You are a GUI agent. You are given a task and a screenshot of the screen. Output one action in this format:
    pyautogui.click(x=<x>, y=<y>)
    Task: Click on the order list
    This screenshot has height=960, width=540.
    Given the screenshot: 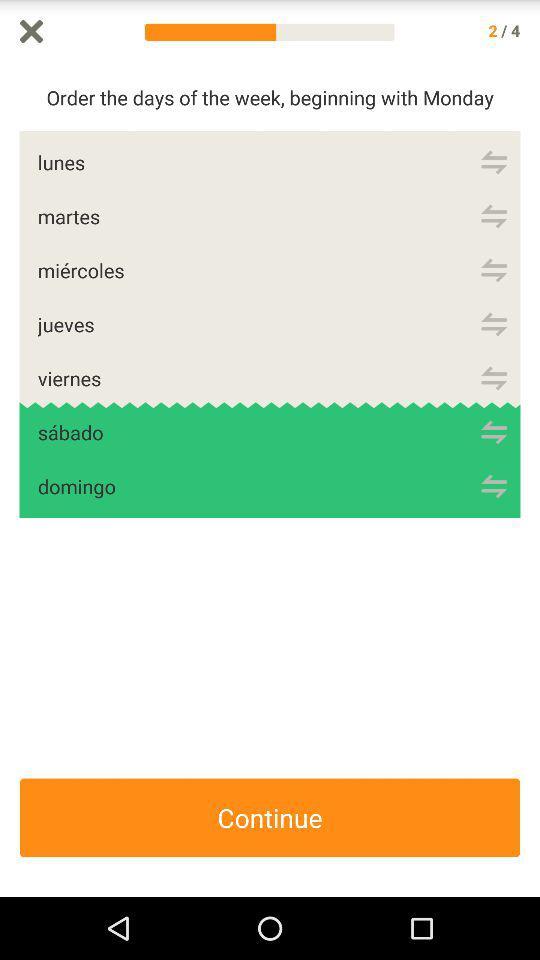 What is the action you would take?
    pyautogui.click(x=493, y=377)
    